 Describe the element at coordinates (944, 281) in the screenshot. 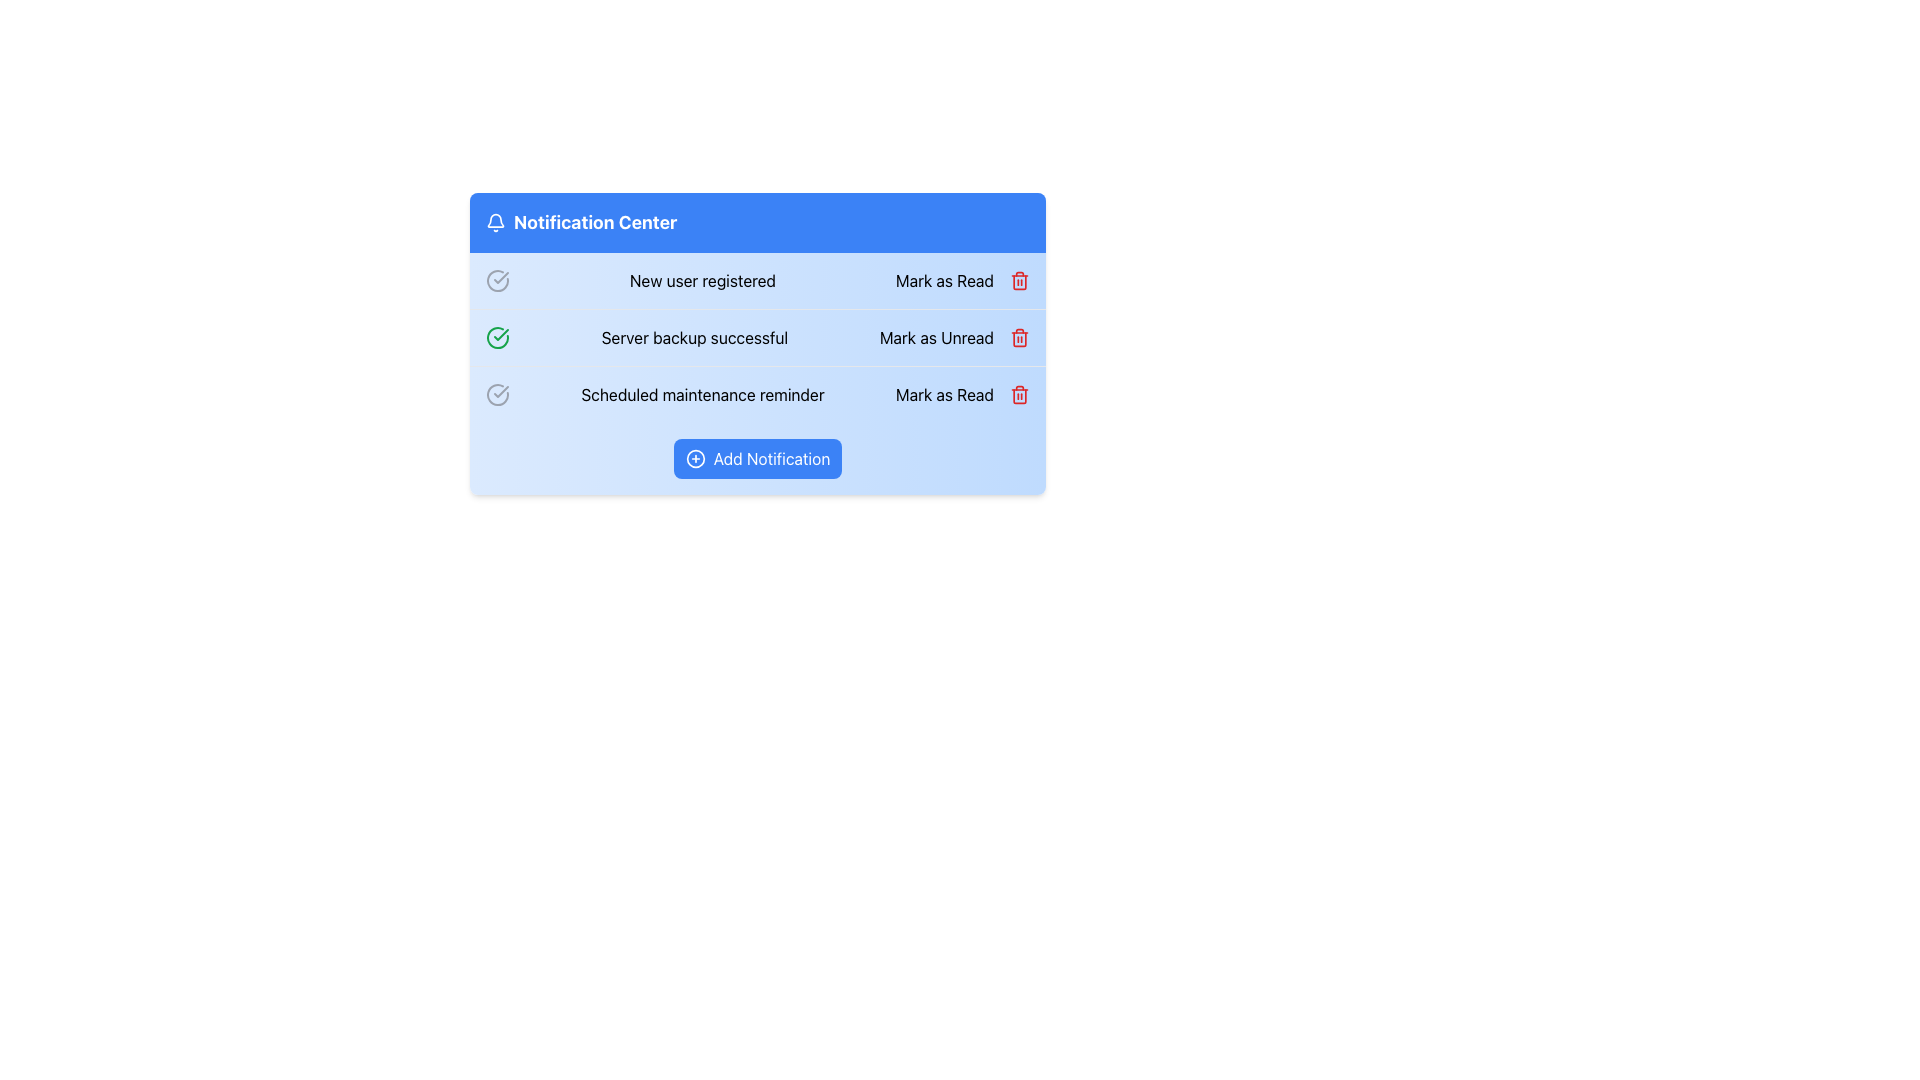

I see `the text-based interactive button located on the right side of the first row of the notification list to mark the notification as read, which changes its state from 'unread'` at that location.